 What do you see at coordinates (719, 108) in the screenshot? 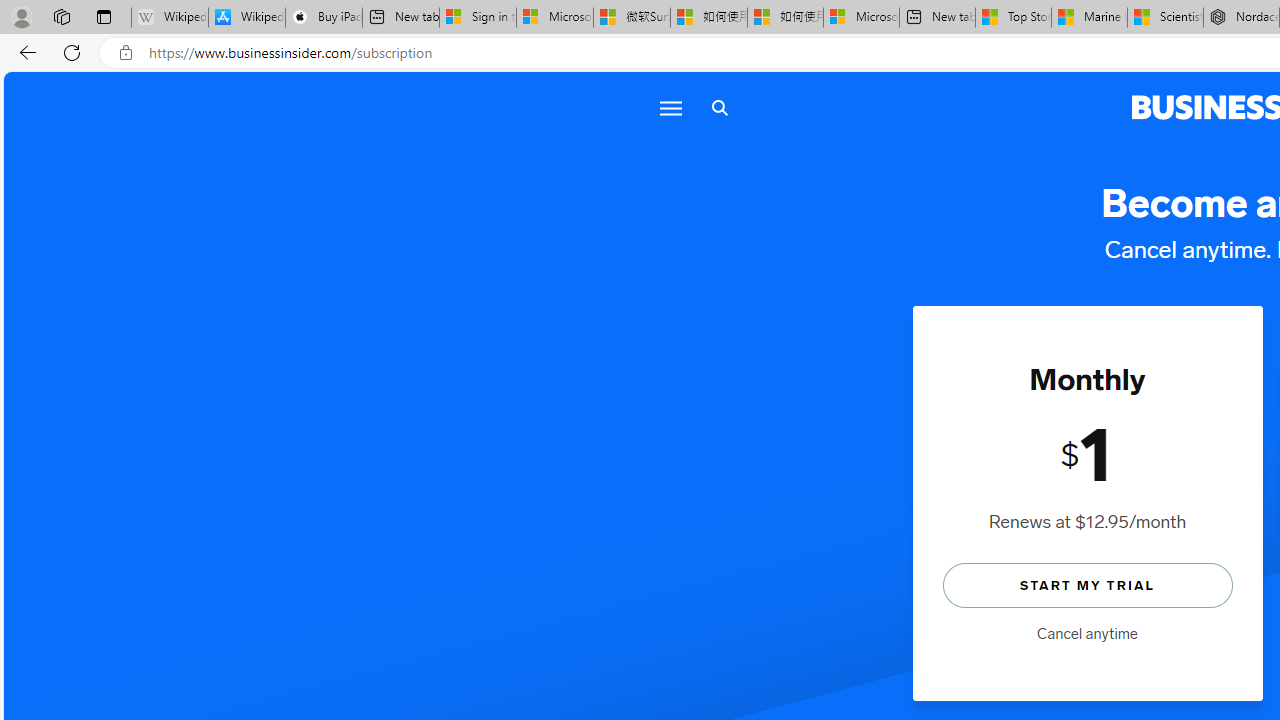
I see `'Search icon'` at bounding box center [719, 108].